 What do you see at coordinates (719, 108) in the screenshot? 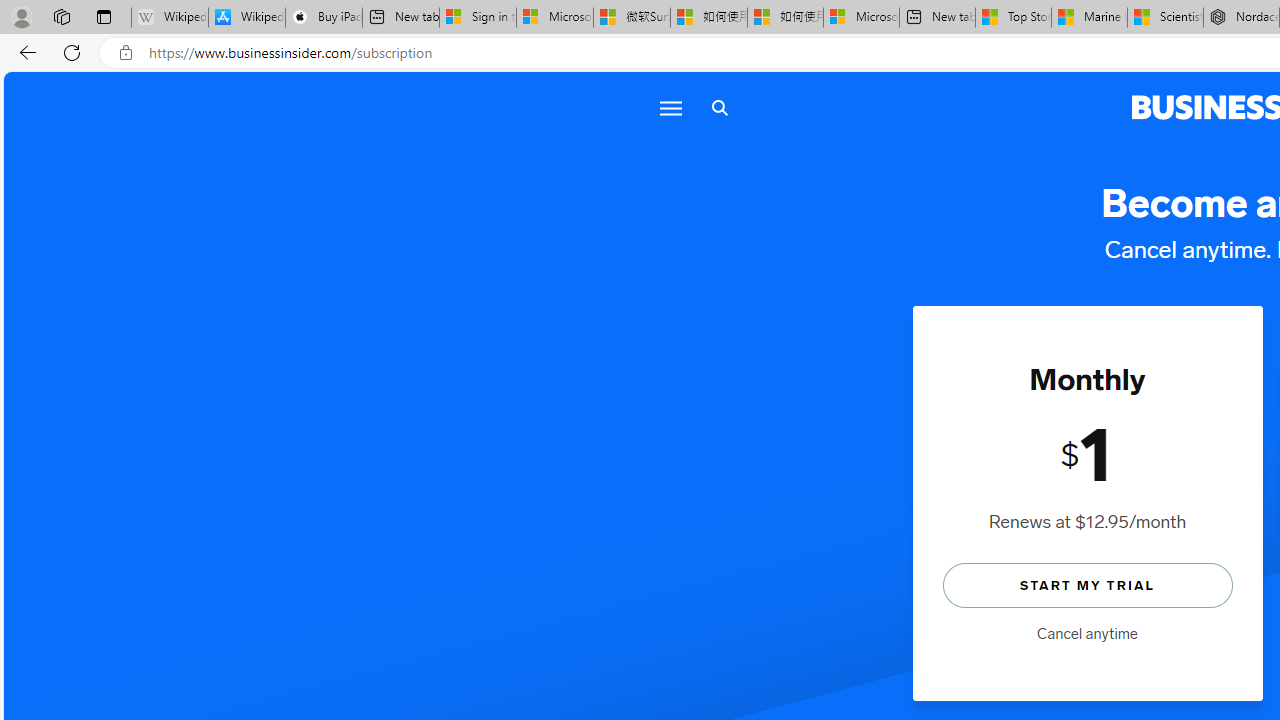
I see `'Search icon'` at bounding box center [719, 108].